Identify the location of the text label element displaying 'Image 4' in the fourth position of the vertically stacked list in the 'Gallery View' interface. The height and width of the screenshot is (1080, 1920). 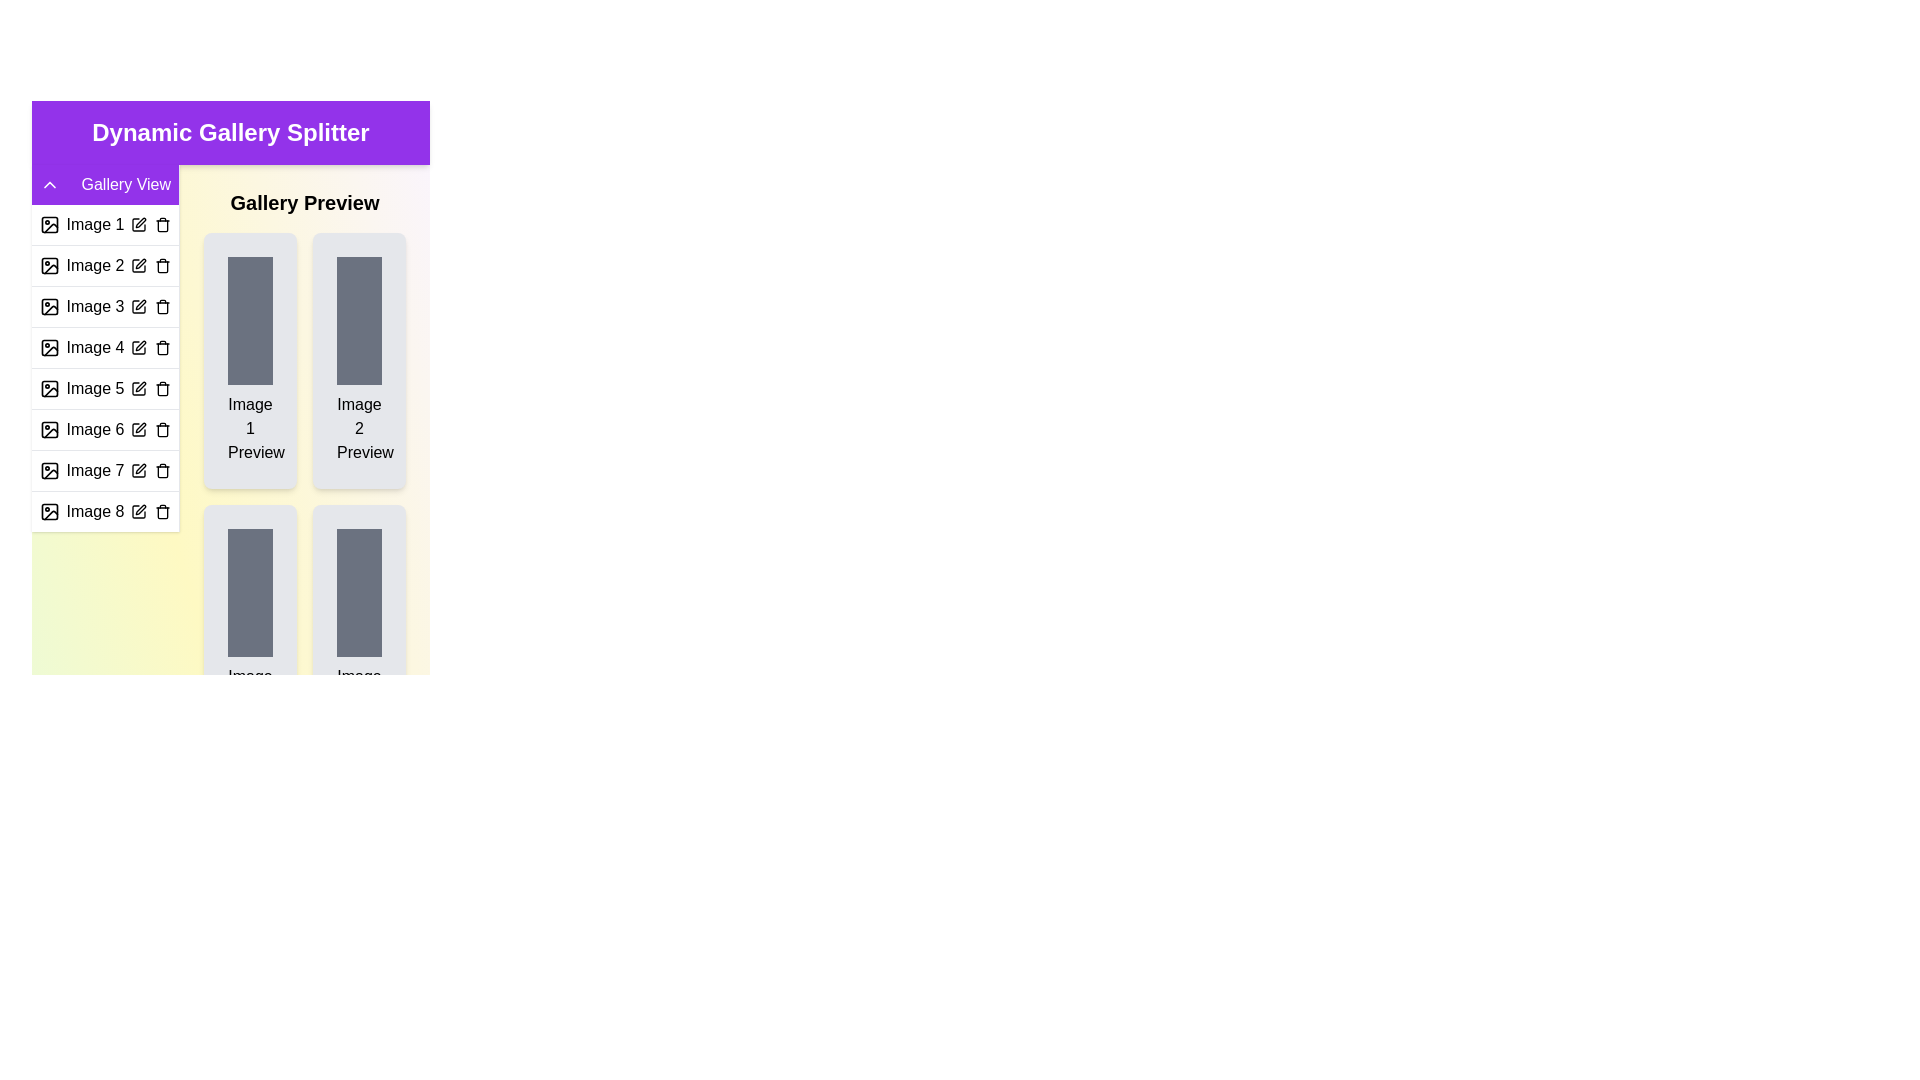
(94, 346).